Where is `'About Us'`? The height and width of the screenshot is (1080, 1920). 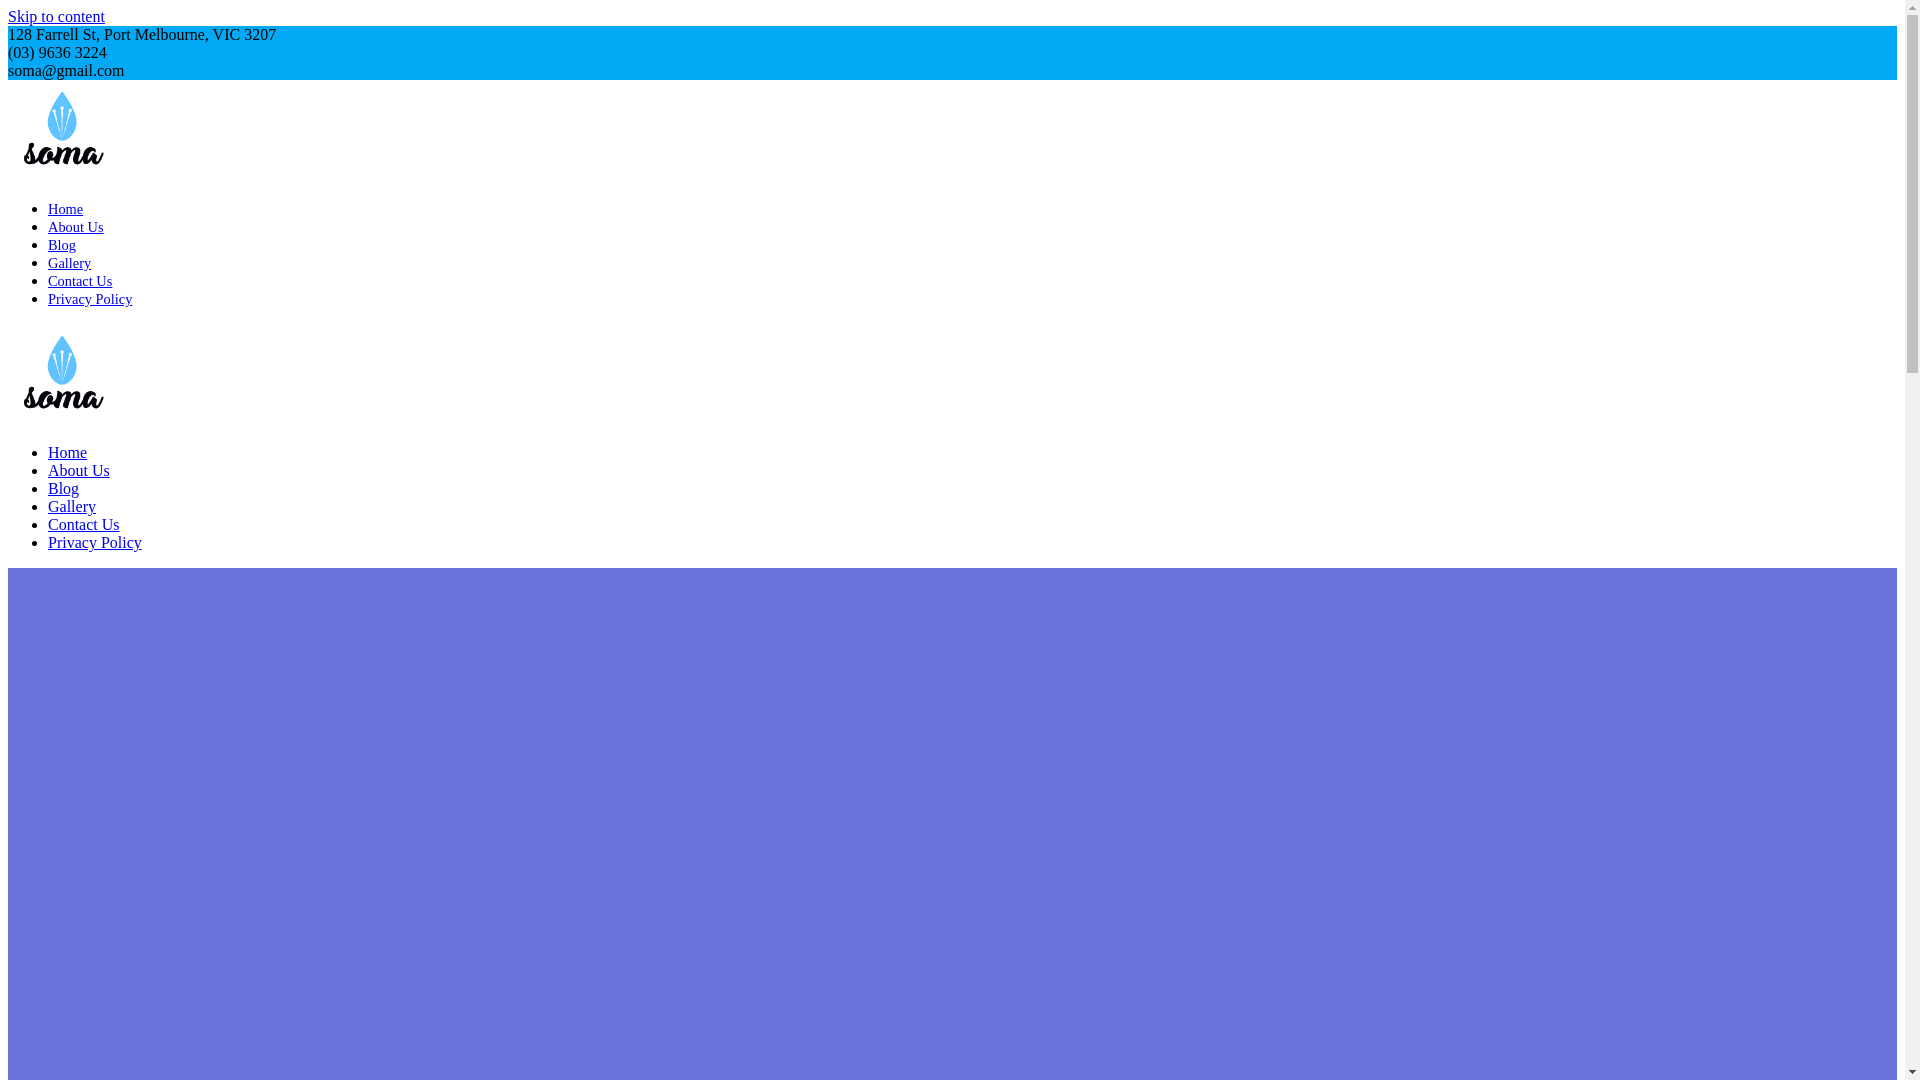 'About Us' is located at coordinates (48, 226).